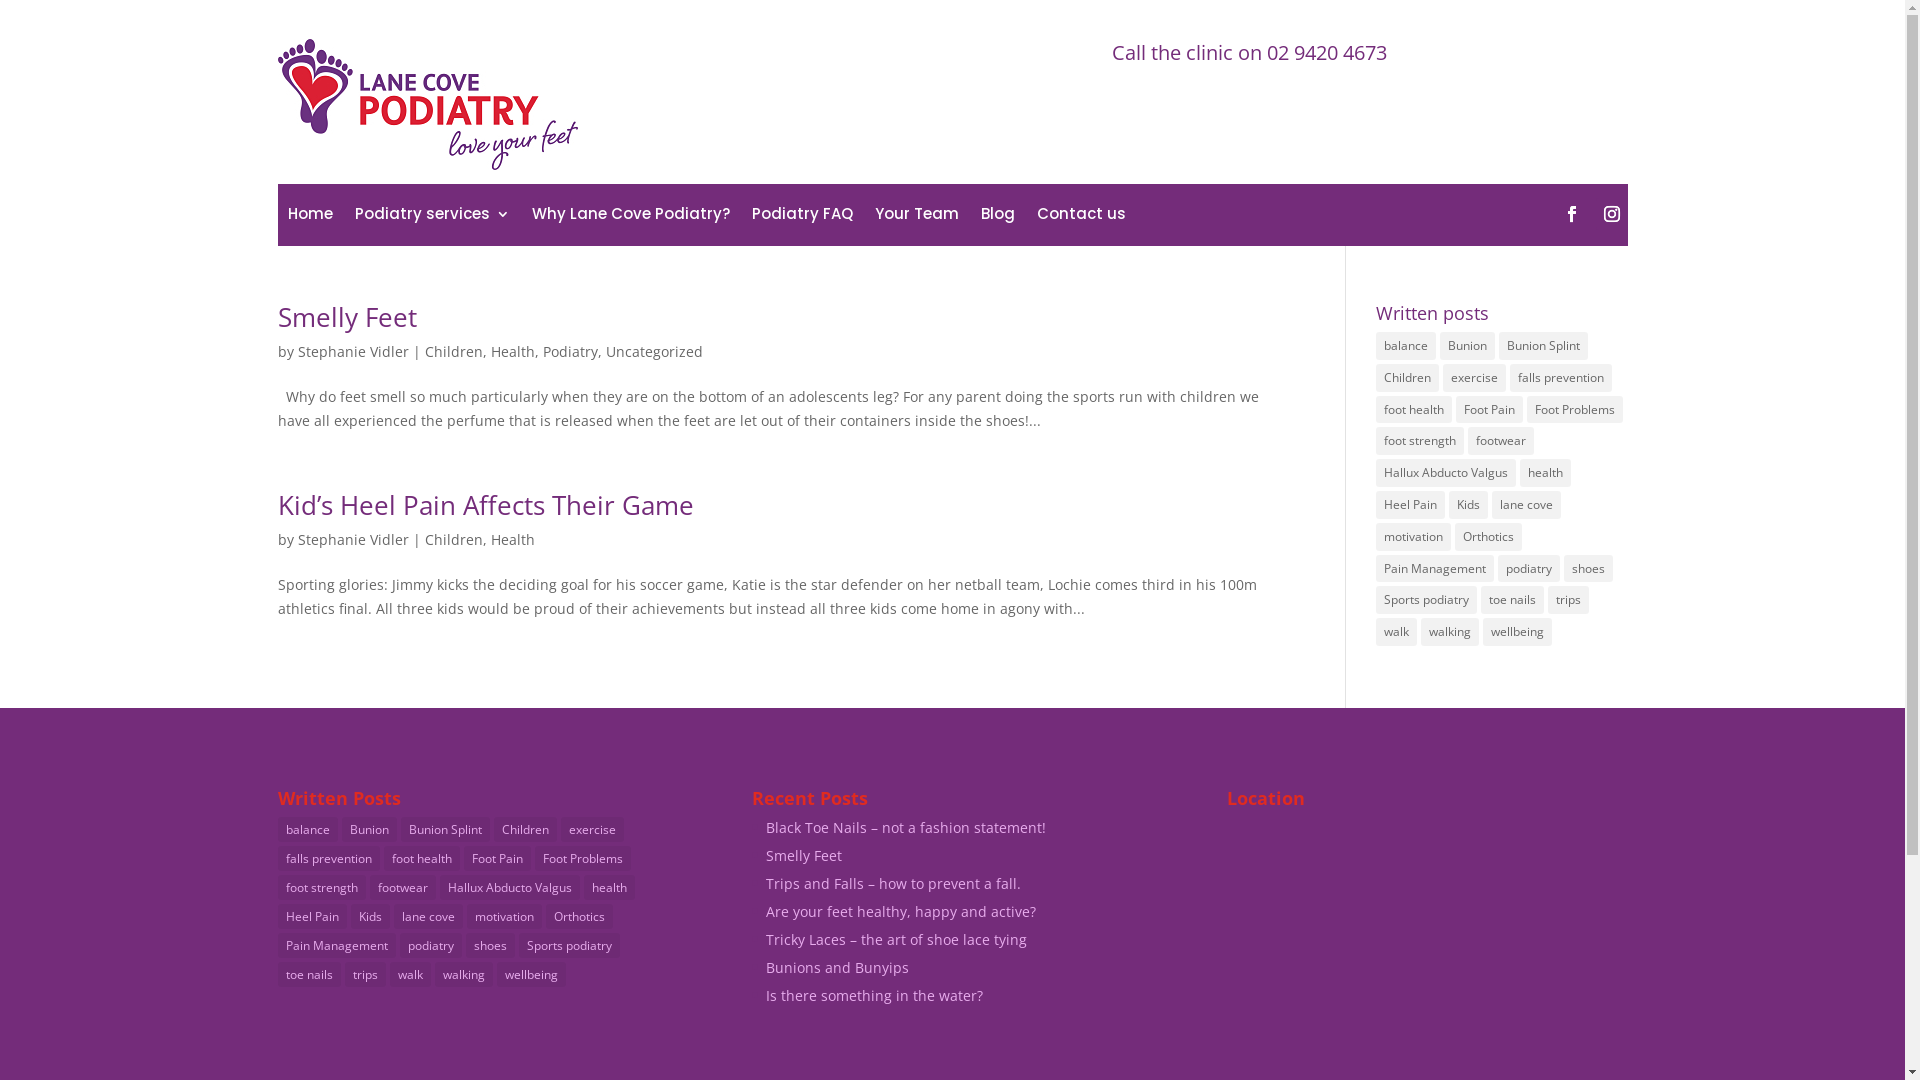 This screenshot has width=1920, height=1080. I want to click on 'walking', so click(461, 973).